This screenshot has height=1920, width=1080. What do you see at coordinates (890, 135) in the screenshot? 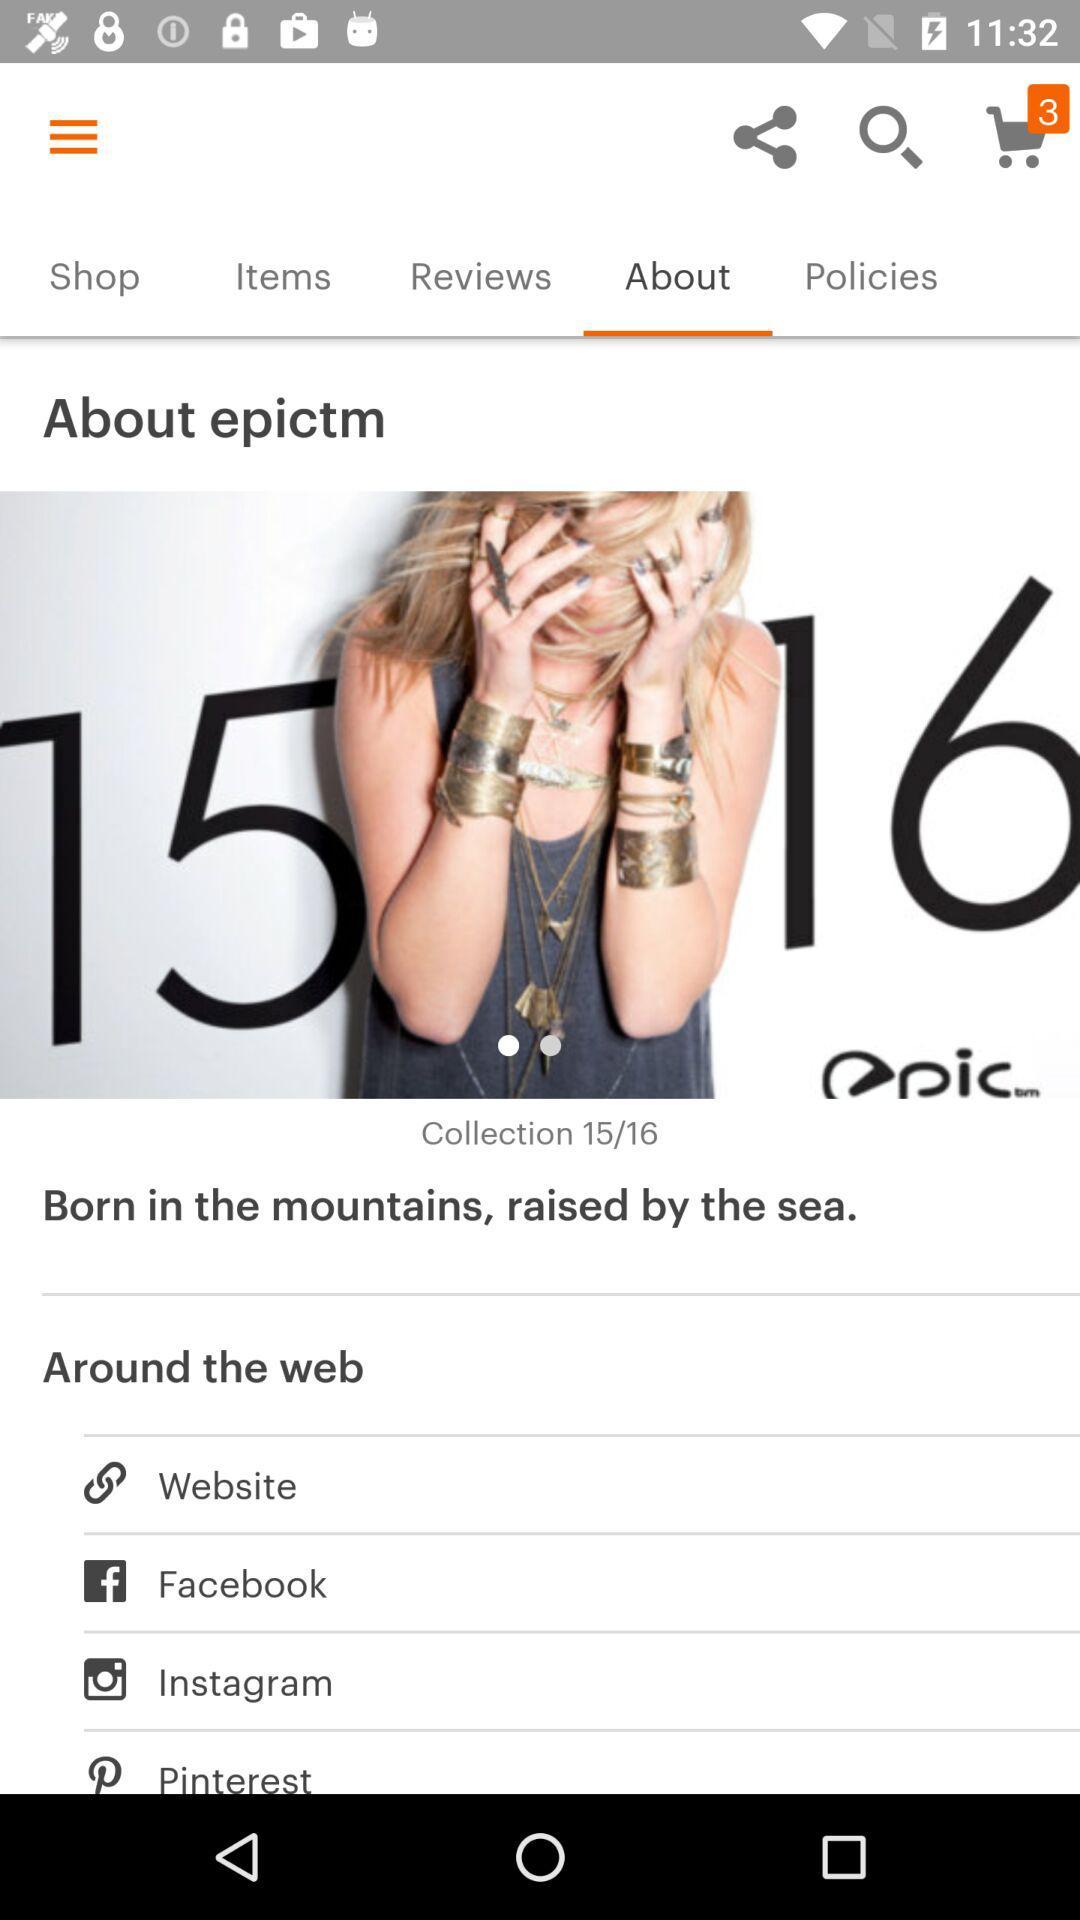
I see `icon above policies` at bounding box center [890, 135].